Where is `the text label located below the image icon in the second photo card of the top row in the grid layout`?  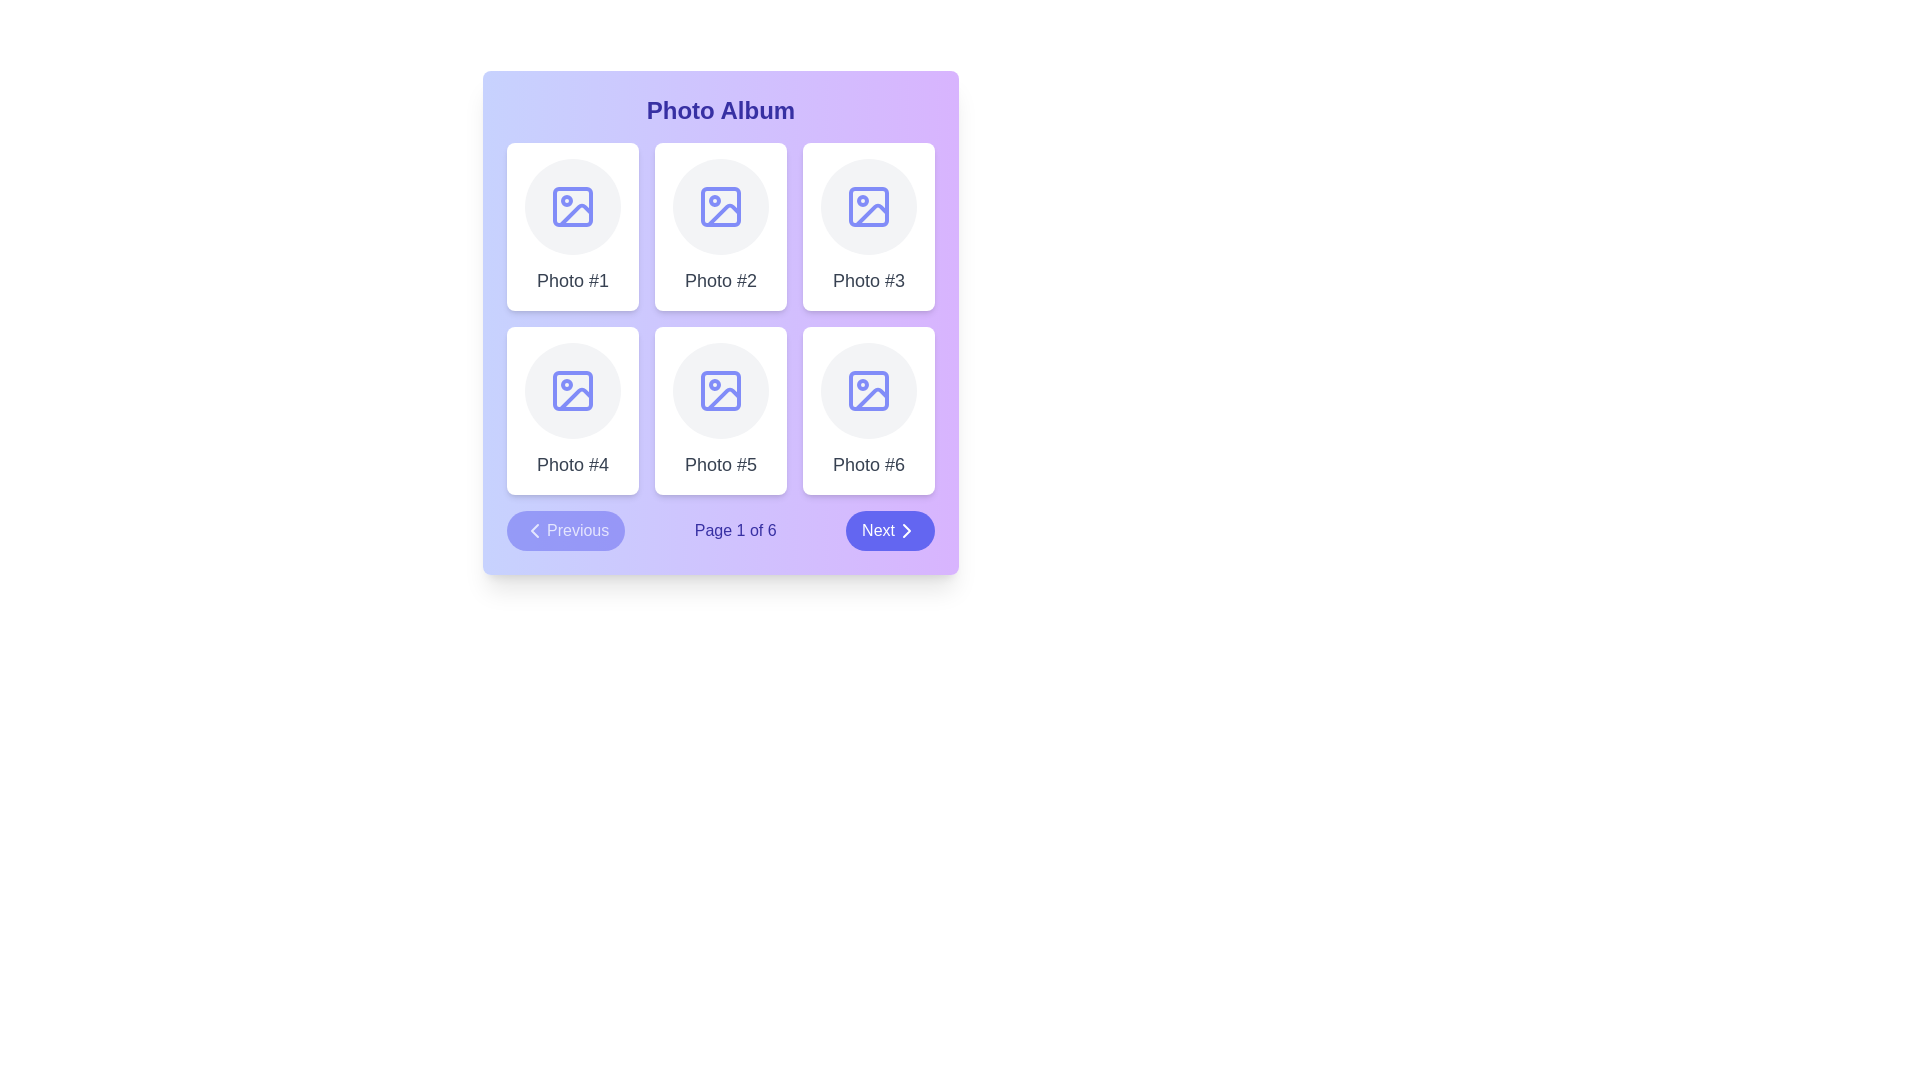 the text label located below the image icon in the second photo card of the top row in the grid layout is located at coordinates (720, 281).